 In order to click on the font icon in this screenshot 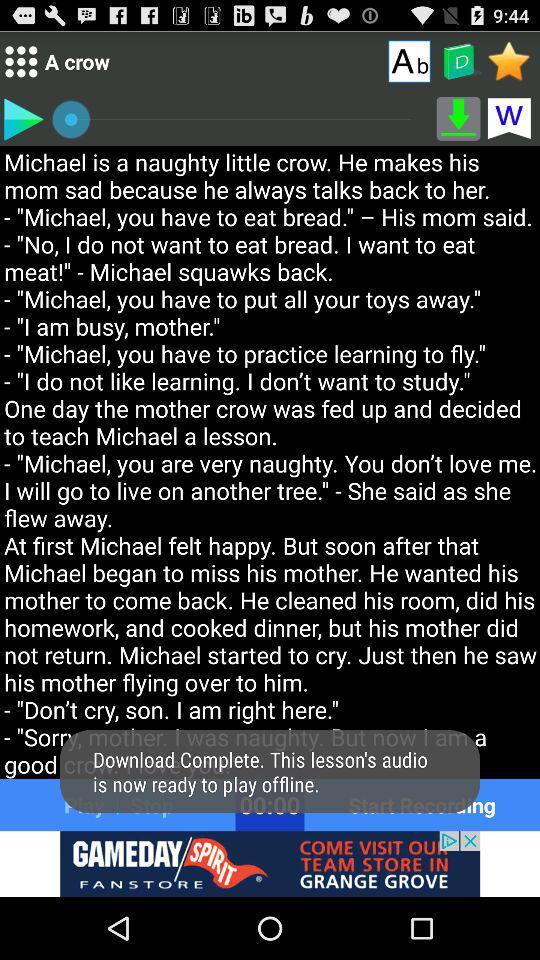, I will do `click(408, 65)`.